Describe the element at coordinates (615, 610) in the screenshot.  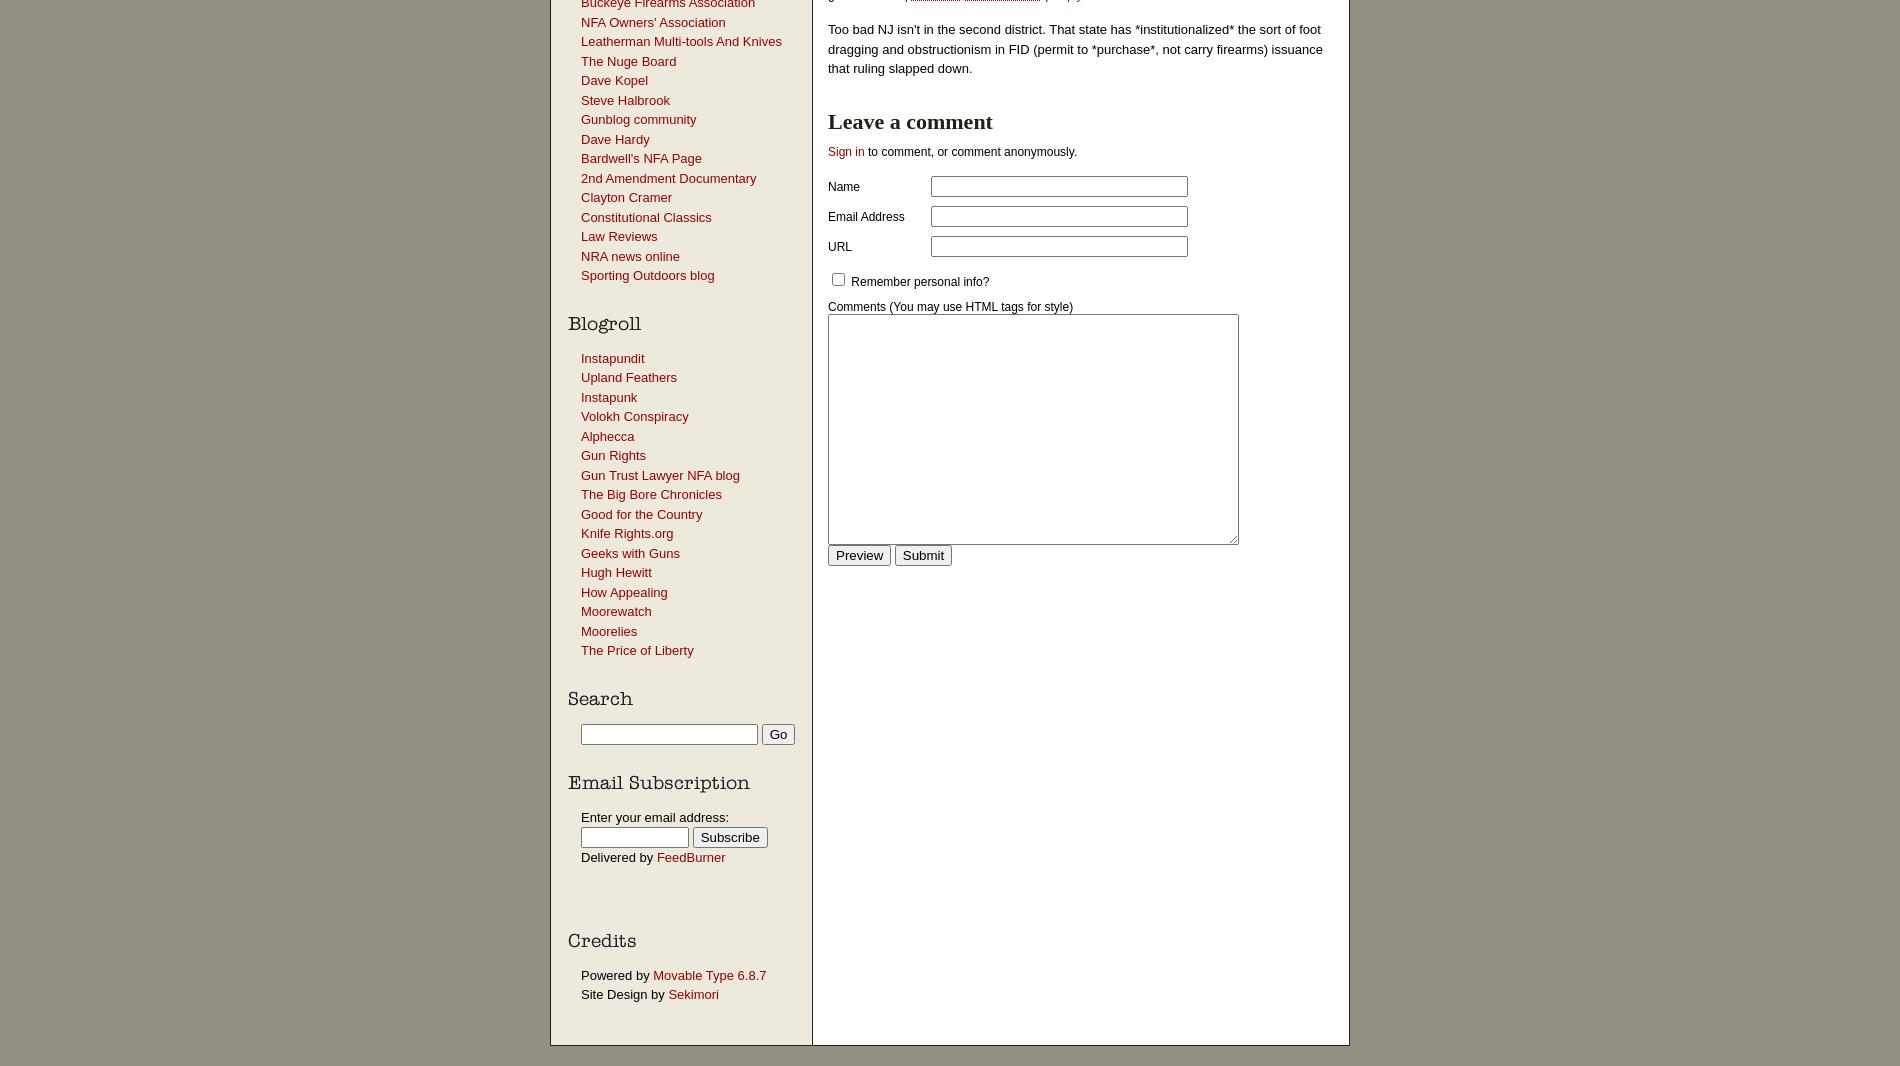
I see `'Moorewatch'` at that location.